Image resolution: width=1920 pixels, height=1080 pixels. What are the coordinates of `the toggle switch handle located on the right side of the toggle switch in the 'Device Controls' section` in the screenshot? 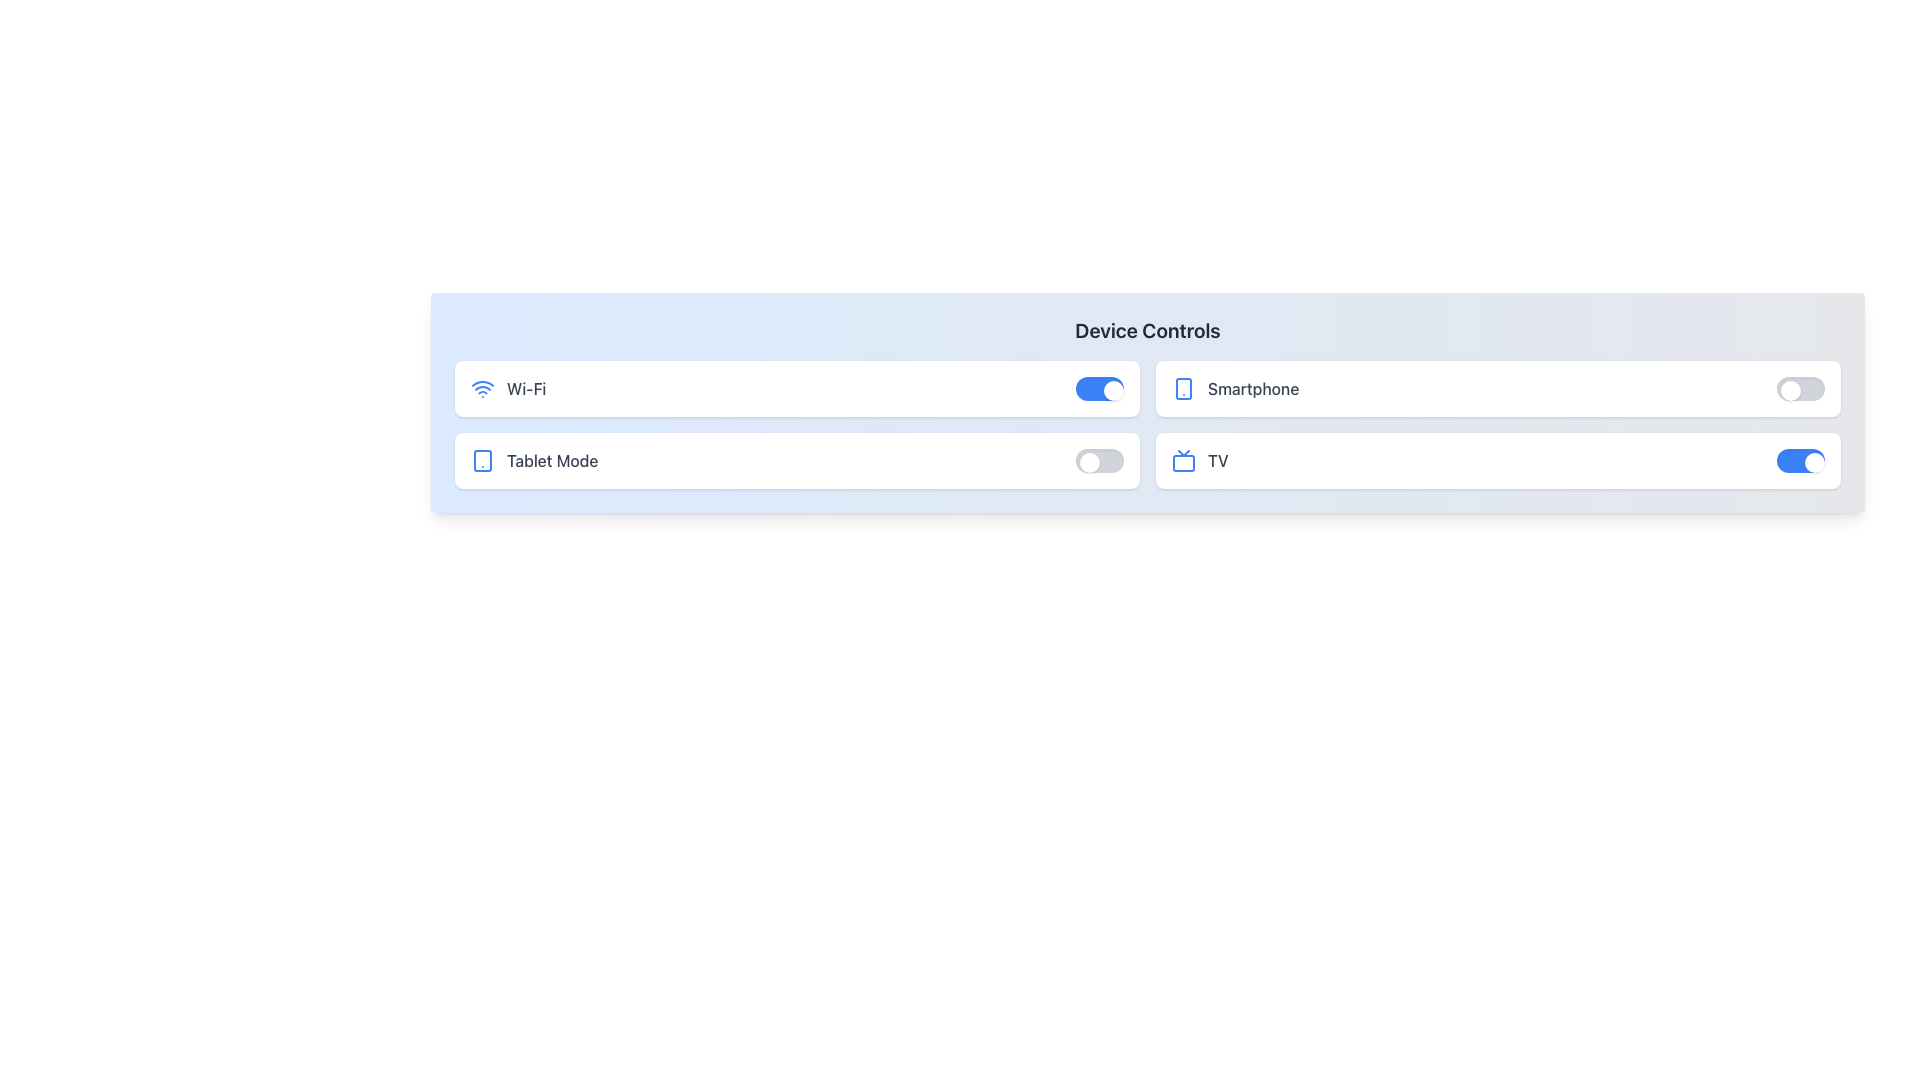 It's located at (1790, 390).